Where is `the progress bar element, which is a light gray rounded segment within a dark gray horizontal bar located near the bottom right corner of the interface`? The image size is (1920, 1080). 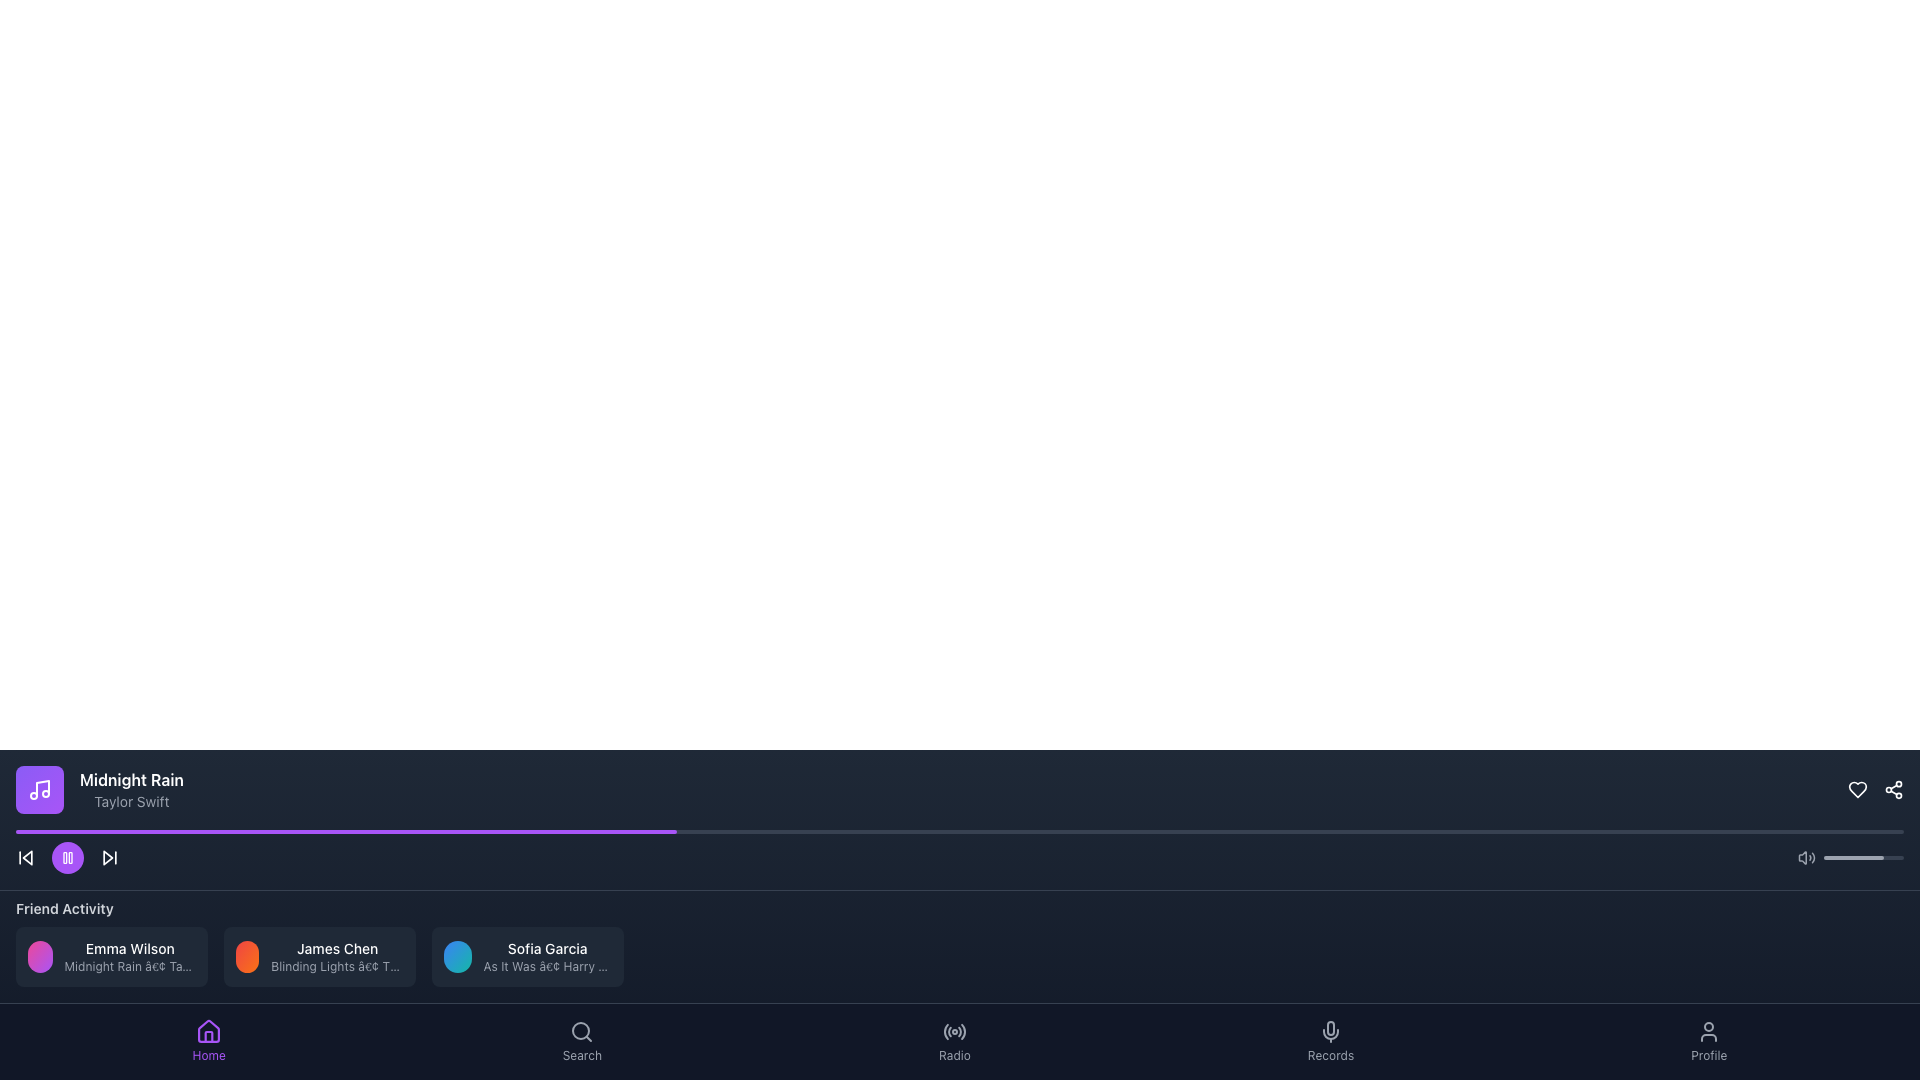 the progress bar element, which is a light gray rounded segment within a dark gray horizontal bar located near the bottom right corner of the interface is located at coordinates (1852, 856).